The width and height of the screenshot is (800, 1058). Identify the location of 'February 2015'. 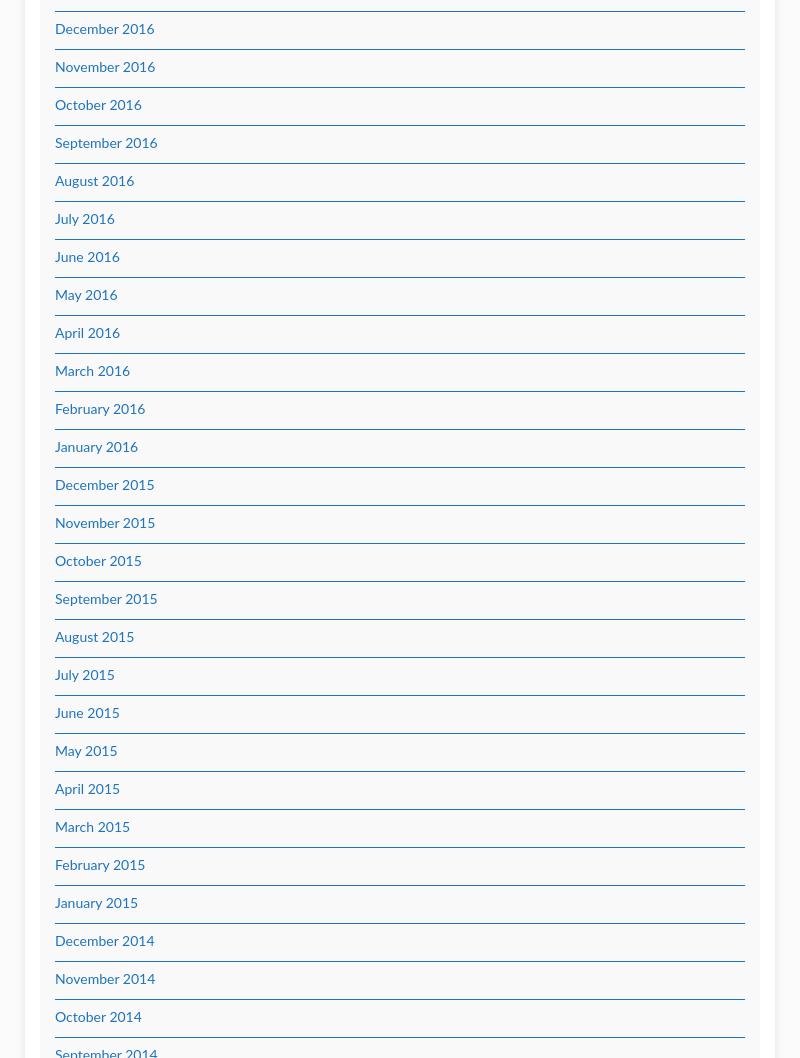
(100, 864).